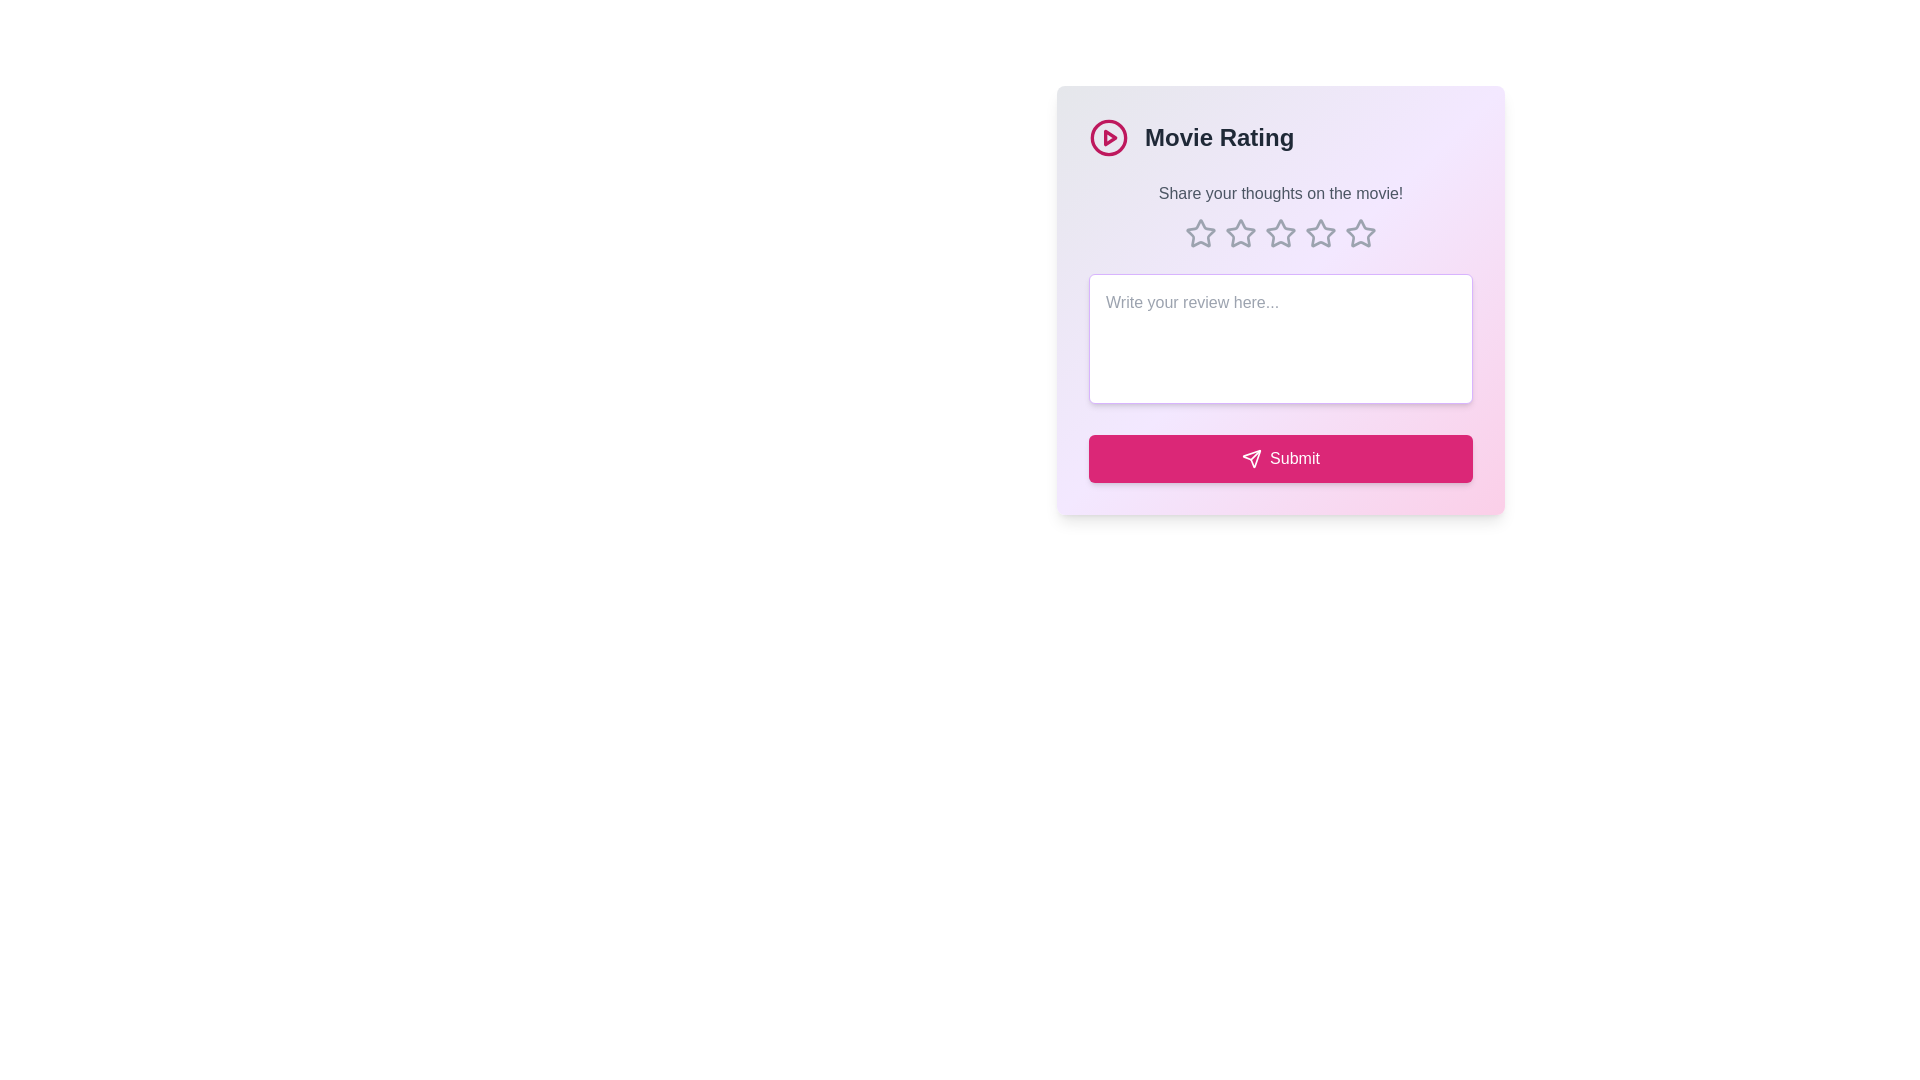  Describe the element at coordinates (1320, 232) in the screenshot. I see `the third star-shaped icon in the rating system located below the title 'Movie Rating' and the text 'Share your thoughts on the movie!'` at that location.